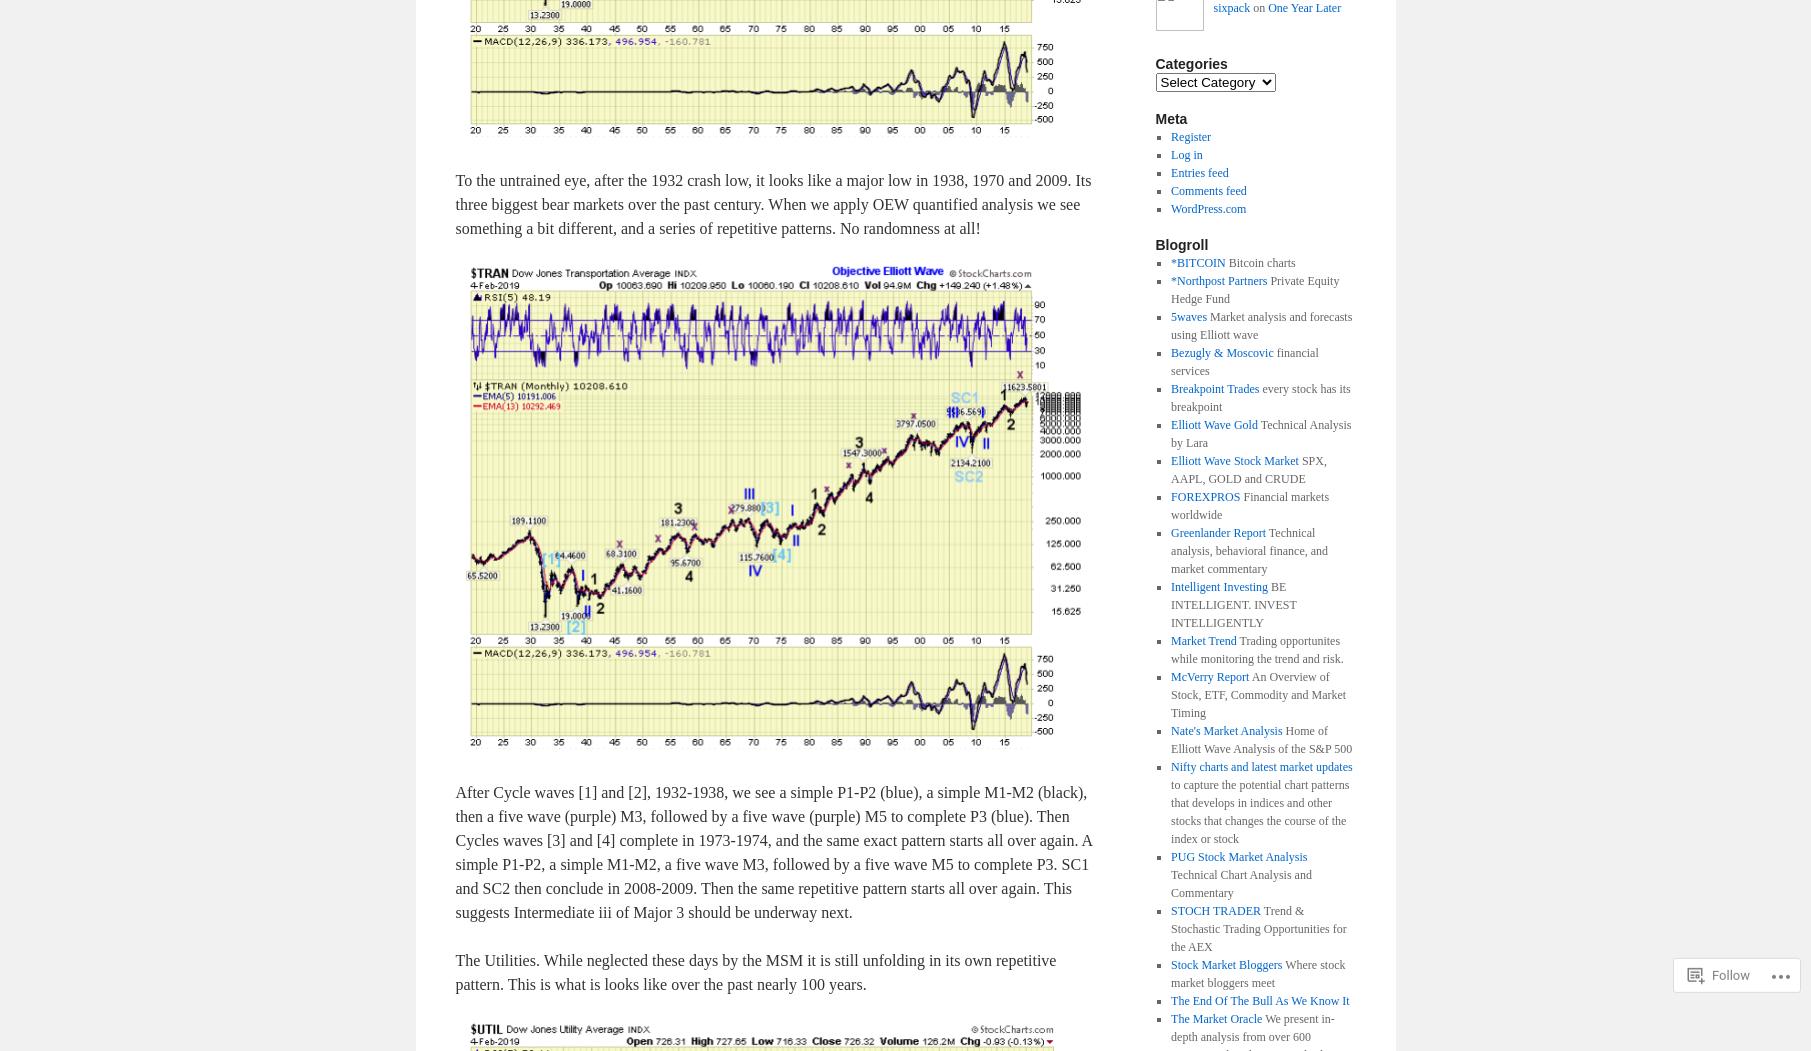 The height and width of the screenshot is (1051, 1811). Describe the element at coordinates (1169, 395) in the screenshot. I see `'every stock has its breakpoint'` at that location.